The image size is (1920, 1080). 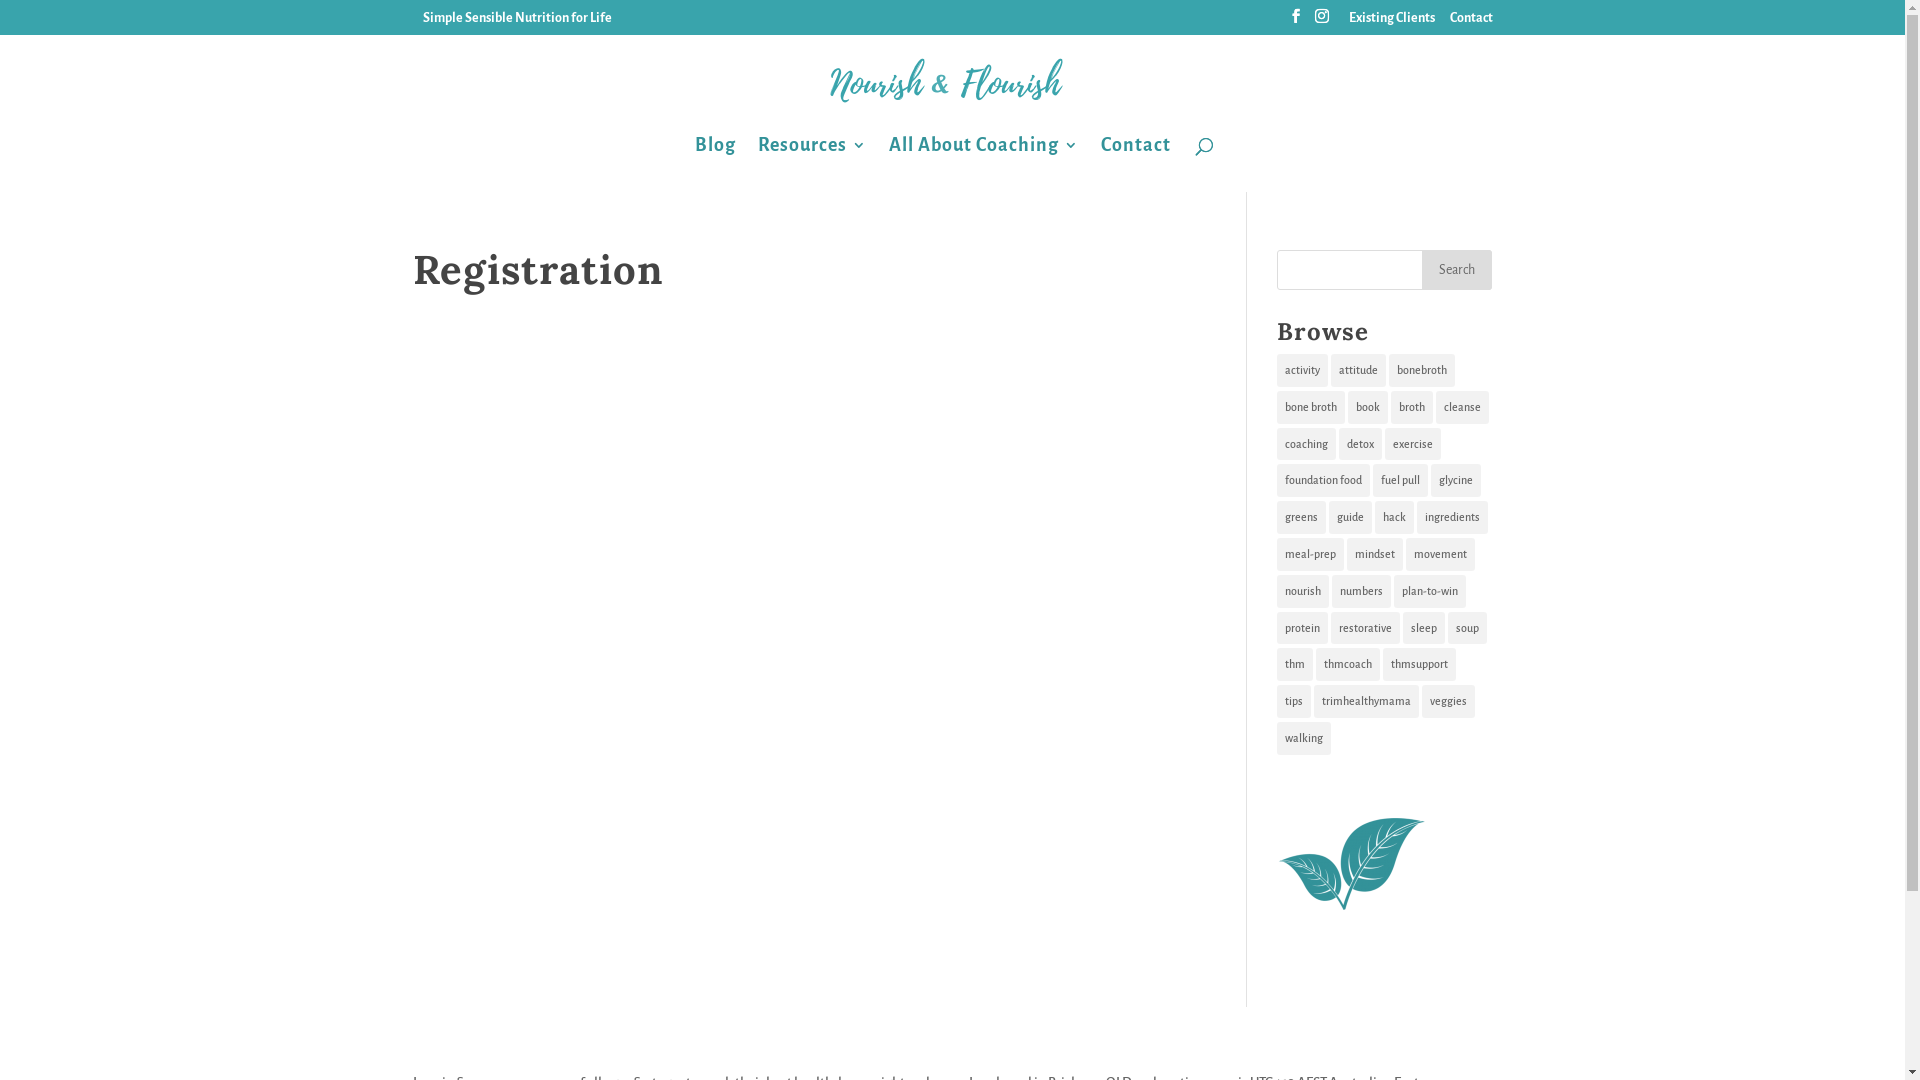 What do you see at coordinates (1295, 664) in the screenshot?
I see `'thm'` at bounding box center [1295, 664].